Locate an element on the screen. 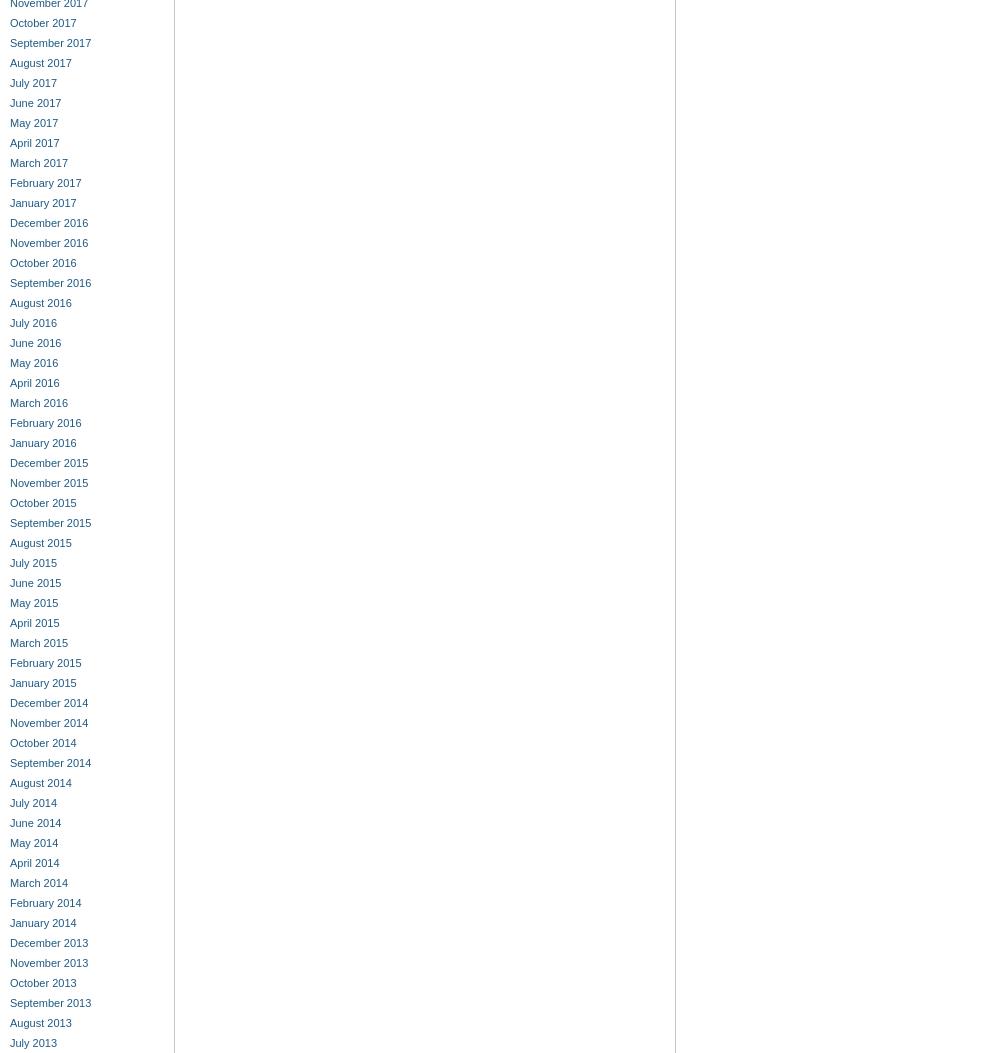 This screenshot has height=1053, width=990. 'September 2017' is located at coordinates (49, 42).